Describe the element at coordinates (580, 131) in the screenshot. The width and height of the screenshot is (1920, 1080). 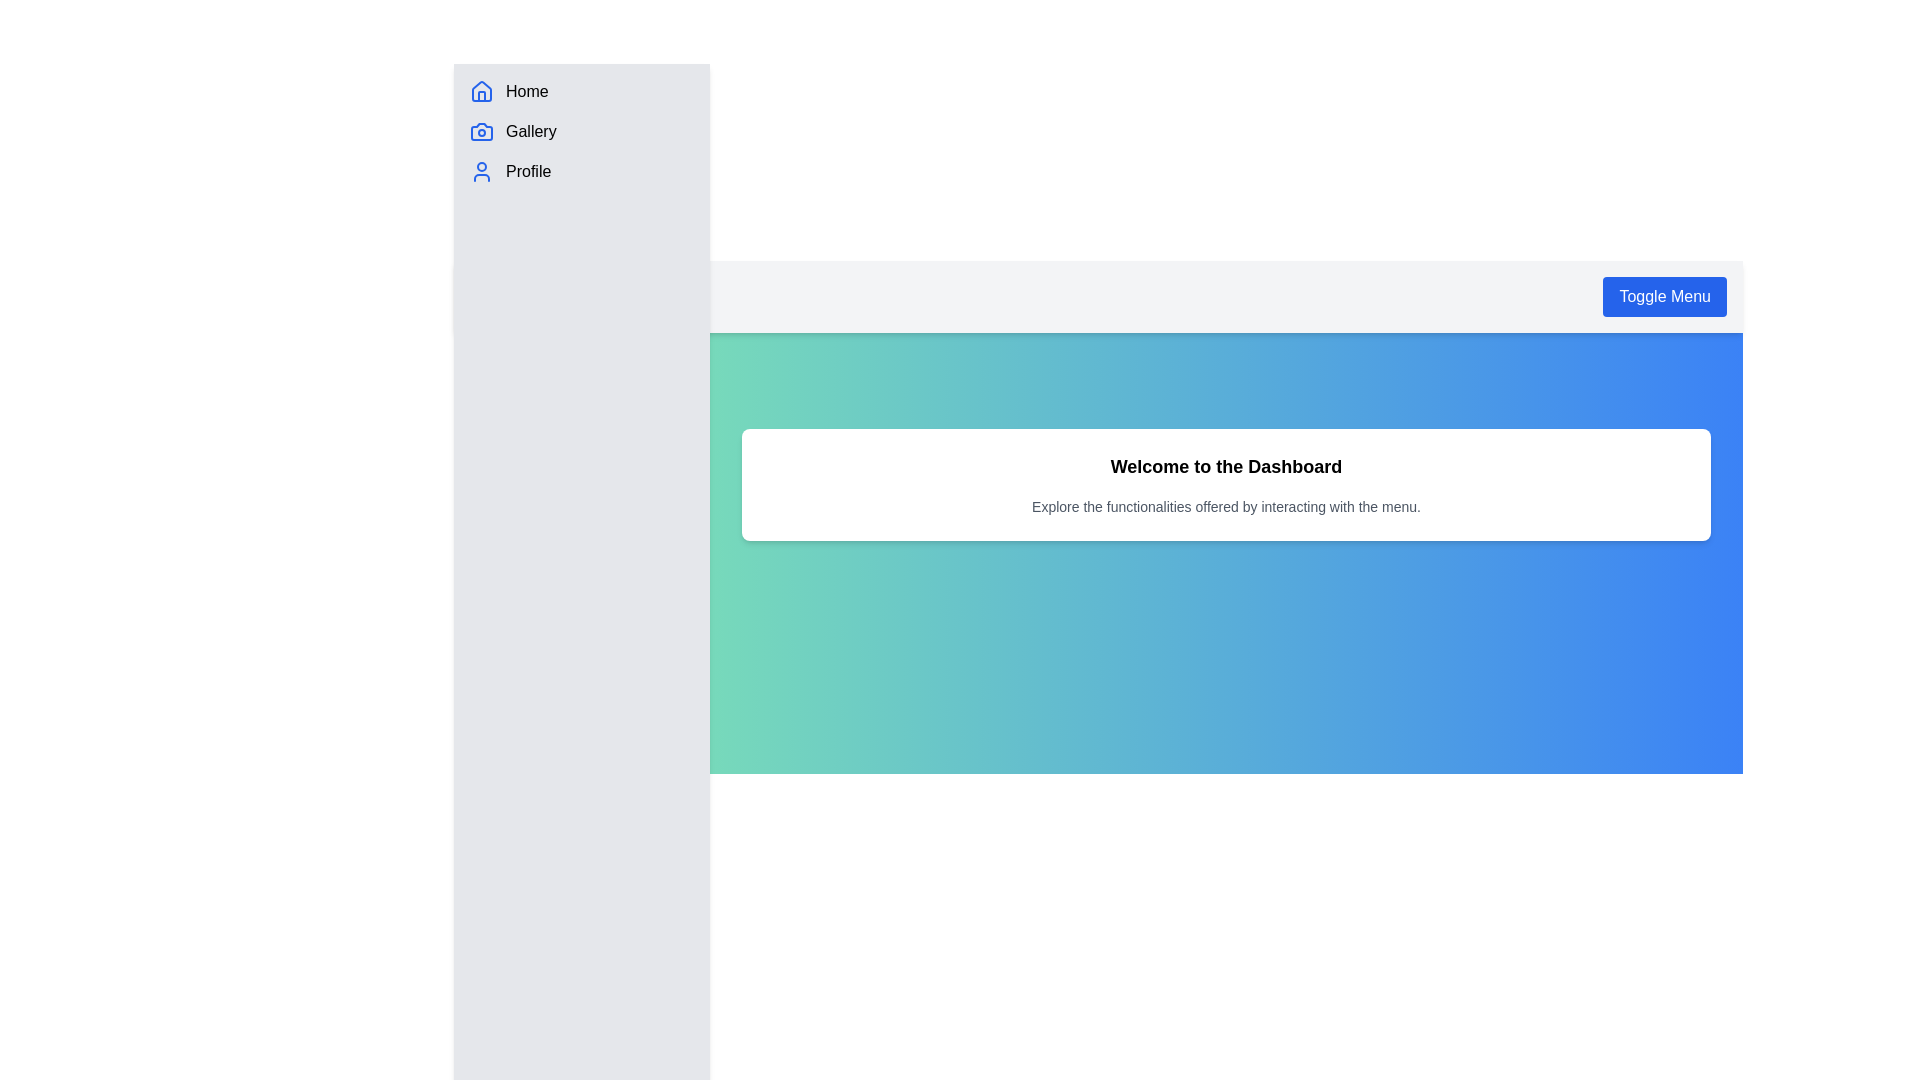
I see `the 'Gallery' menu item, which is the second item in a vertical list within the sidebar` at that location.